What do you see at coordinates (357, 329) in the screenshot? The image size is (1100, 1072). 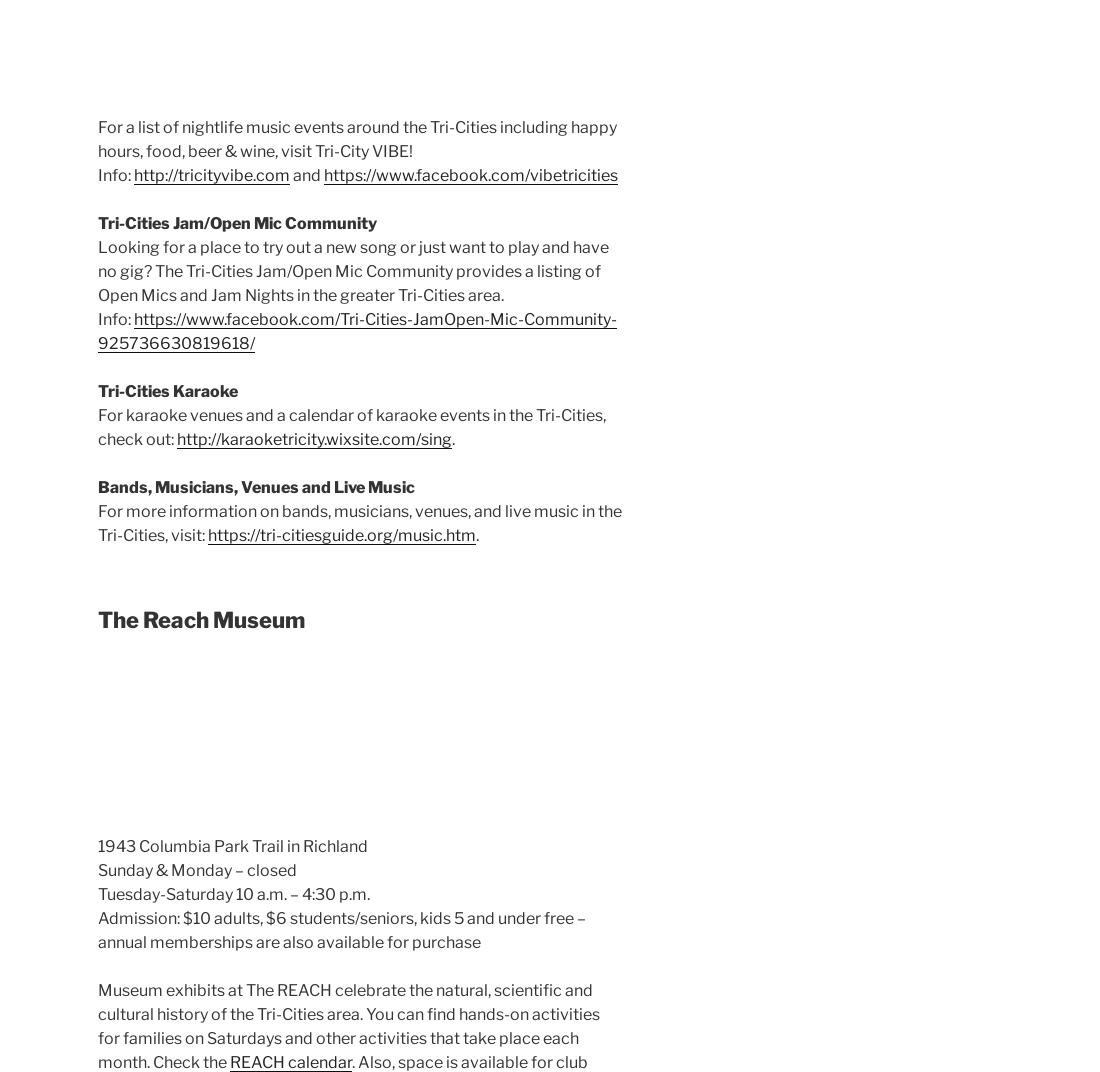 I see `'https://www.facebook.com/Tri-Cities-JamOpen-Mic-Community-925736630819618/'` at bounding box center [357, 329].